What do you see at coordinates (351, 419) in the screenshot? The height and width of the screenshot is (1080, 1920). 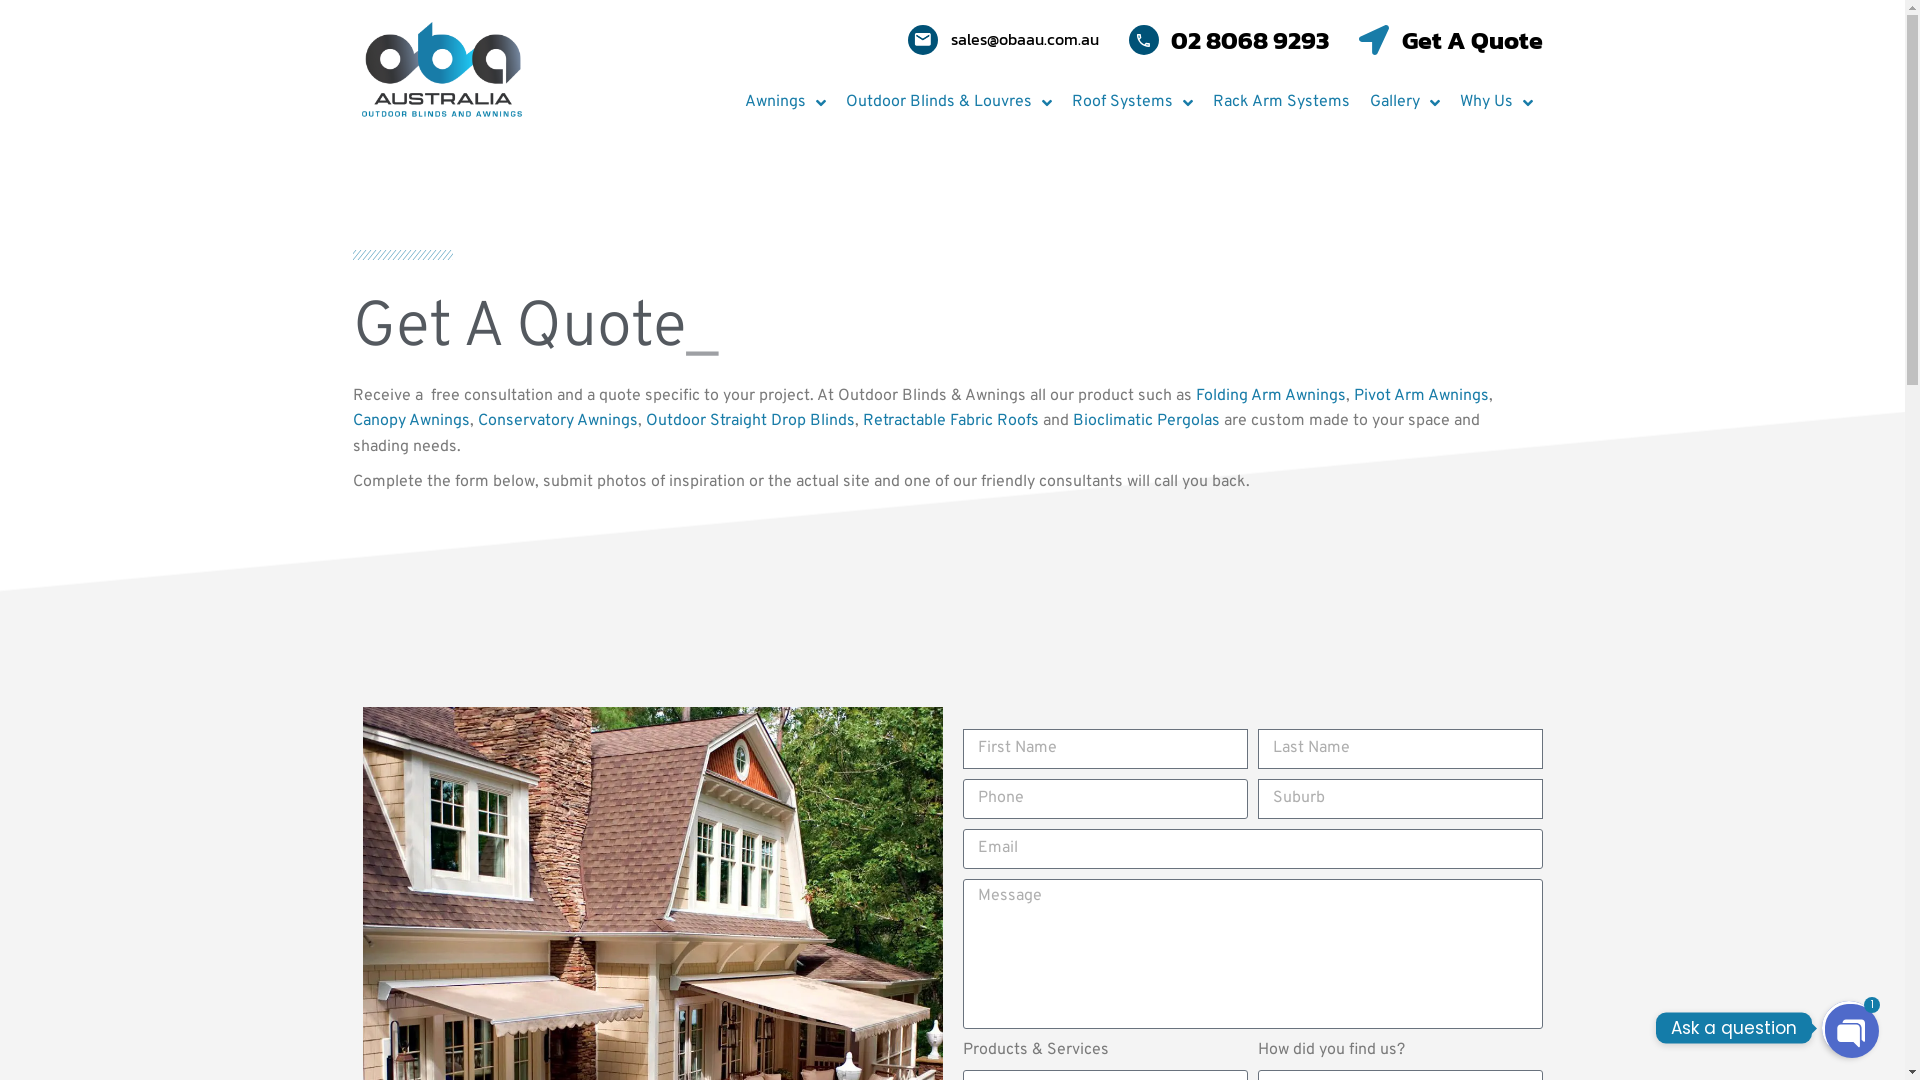 I see `'Canopy Awnings'` at bounding box center [351, 419].